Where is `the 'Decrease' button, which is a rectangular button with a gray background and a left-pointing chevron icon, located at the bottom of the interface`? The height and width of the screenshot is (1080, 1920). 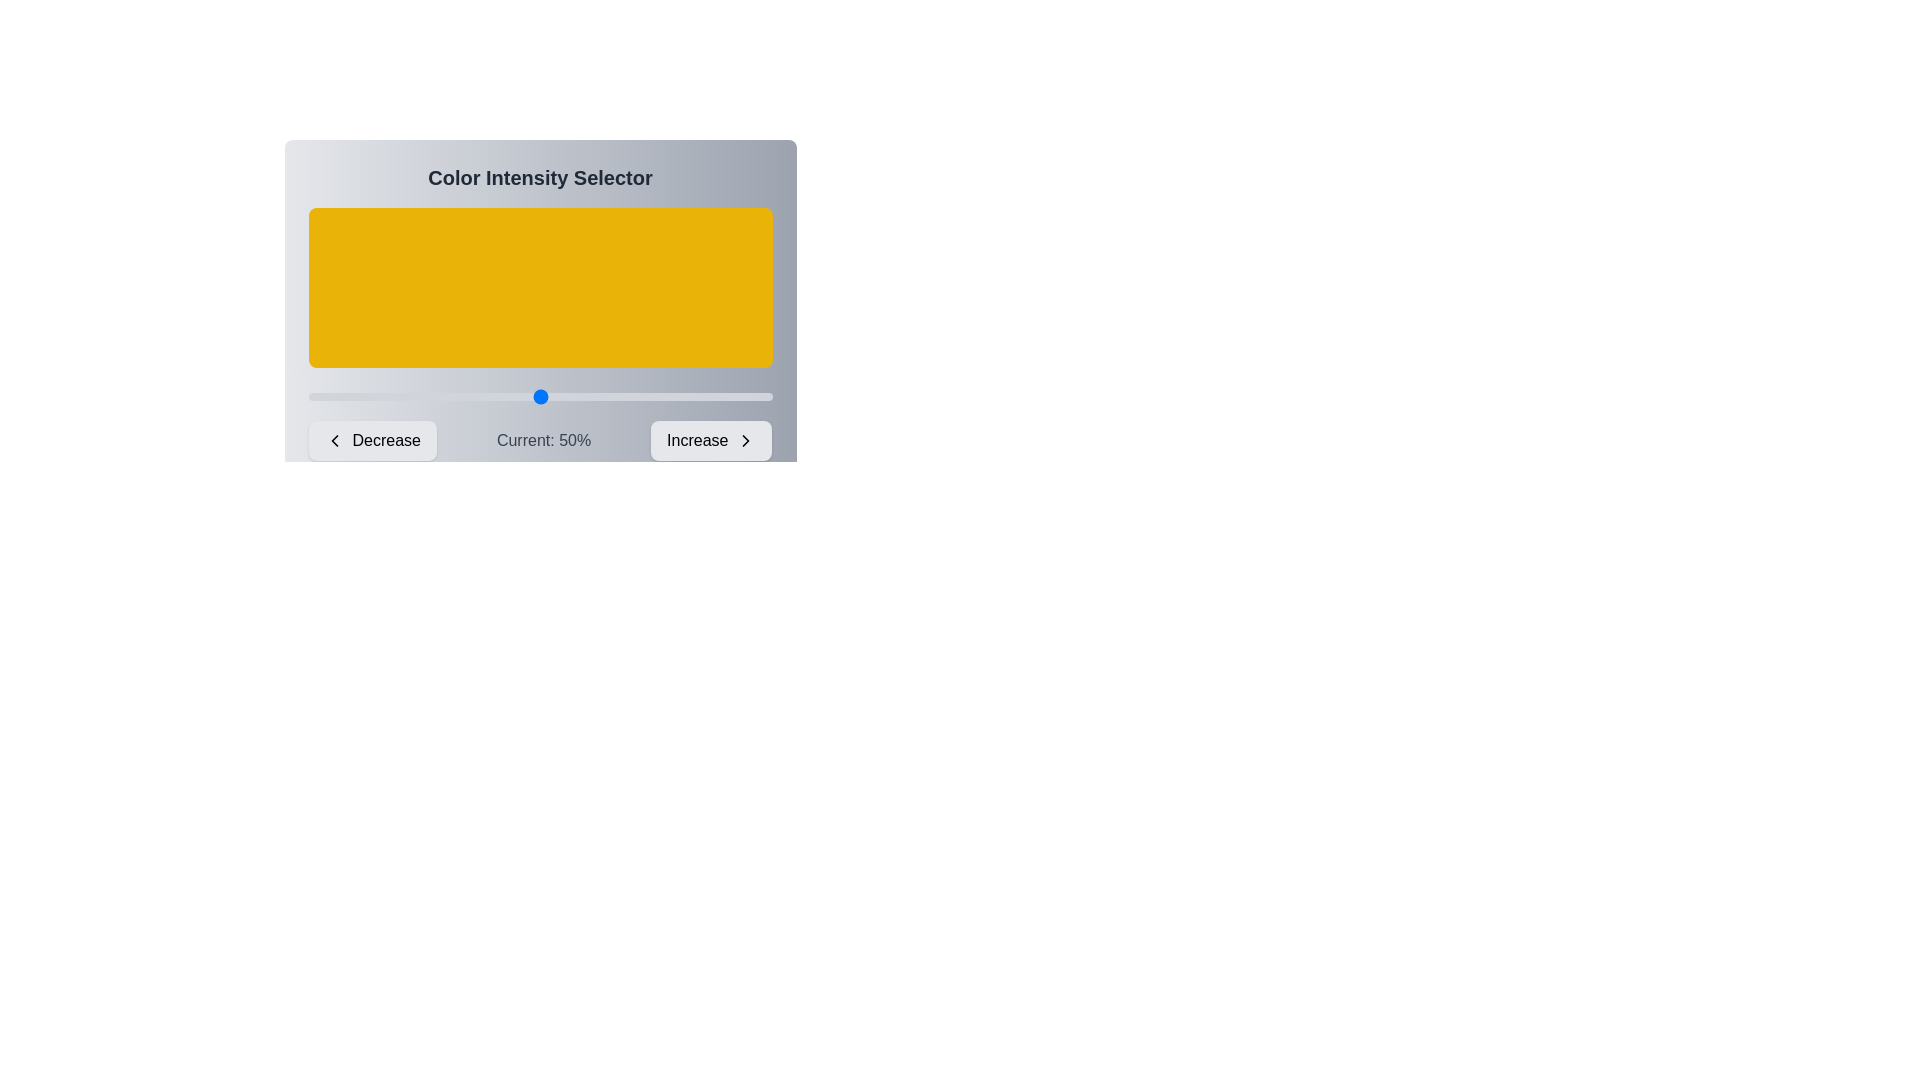 the 'Decrease' button, which is a rectangular button with a gray background and a left-pointing chevron icon, located at the bottom of the interface is located at coordinates (372, 439).